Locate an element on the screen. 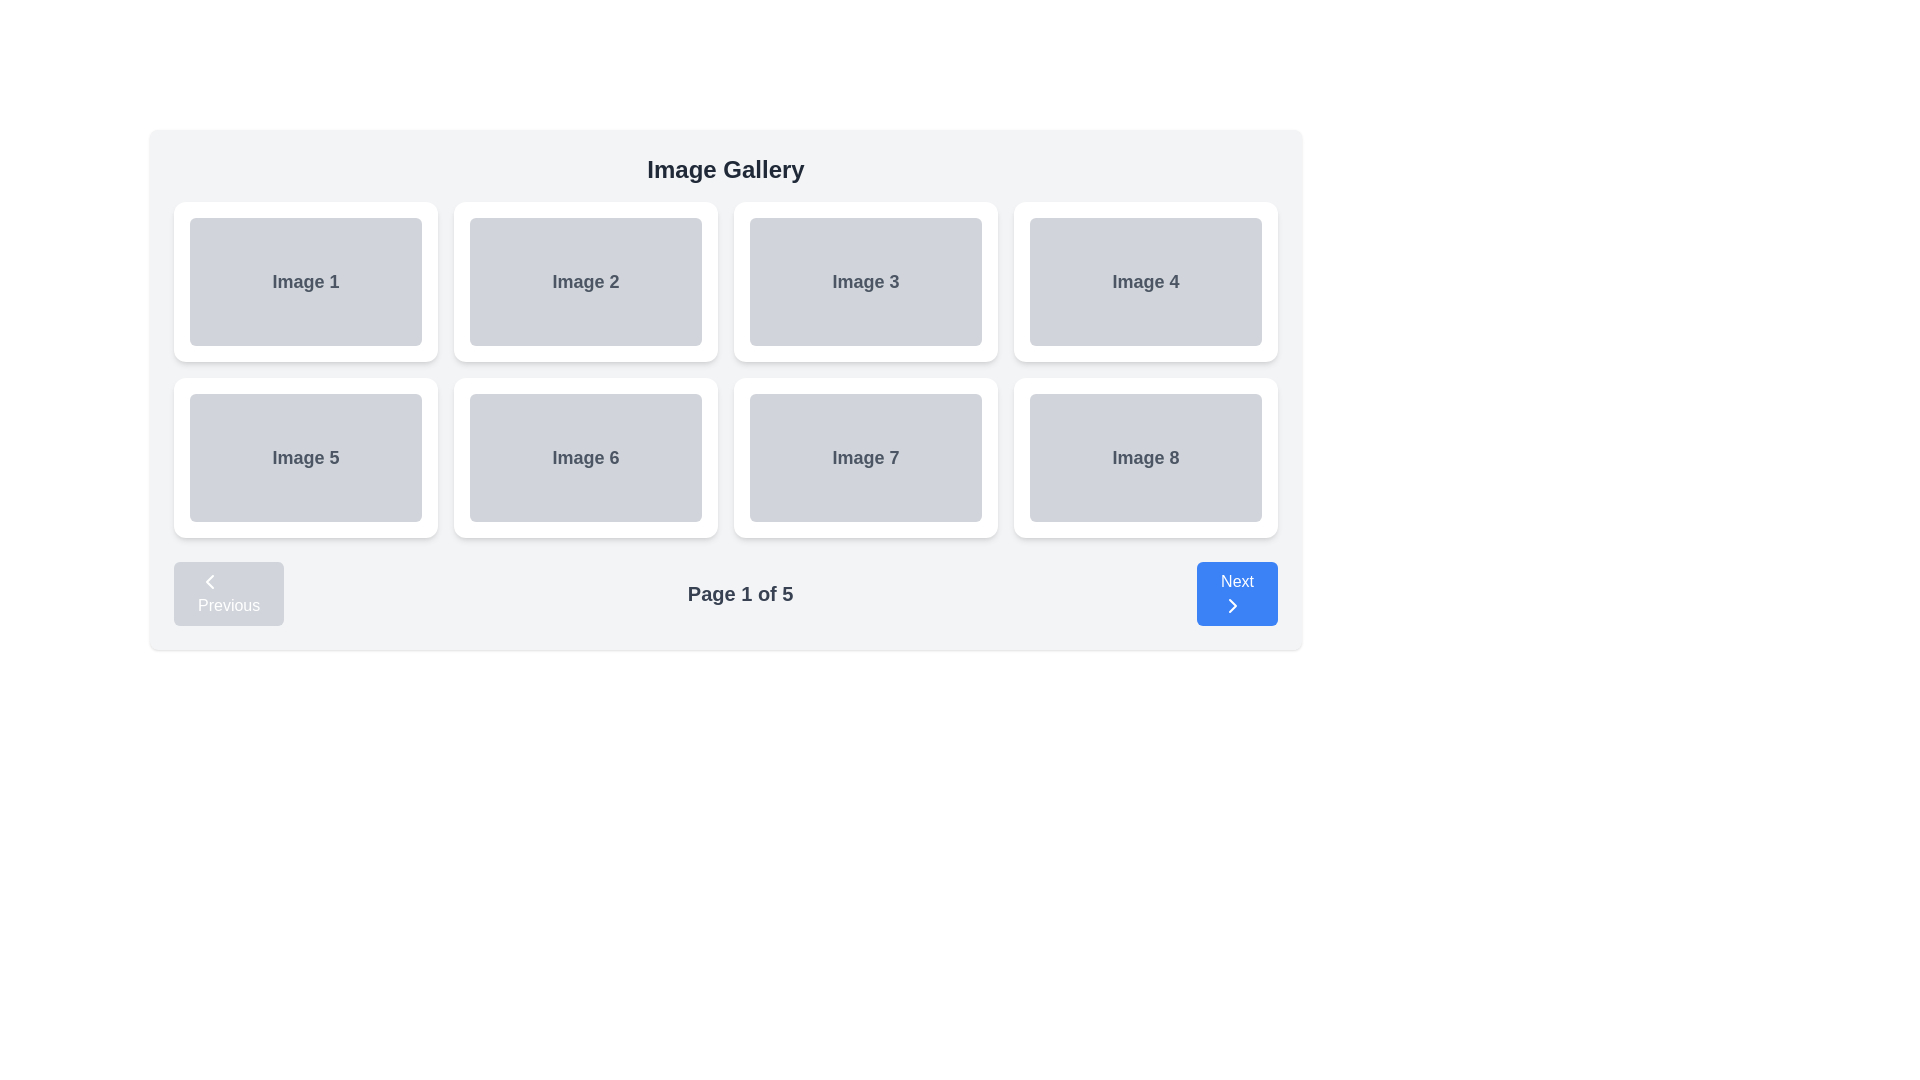 This screenshot has height=1080, width=1920. the Card element representing 'Image 7', located in the second row and third column of the grid for navigation purposes is located at coordinates (865, 458).